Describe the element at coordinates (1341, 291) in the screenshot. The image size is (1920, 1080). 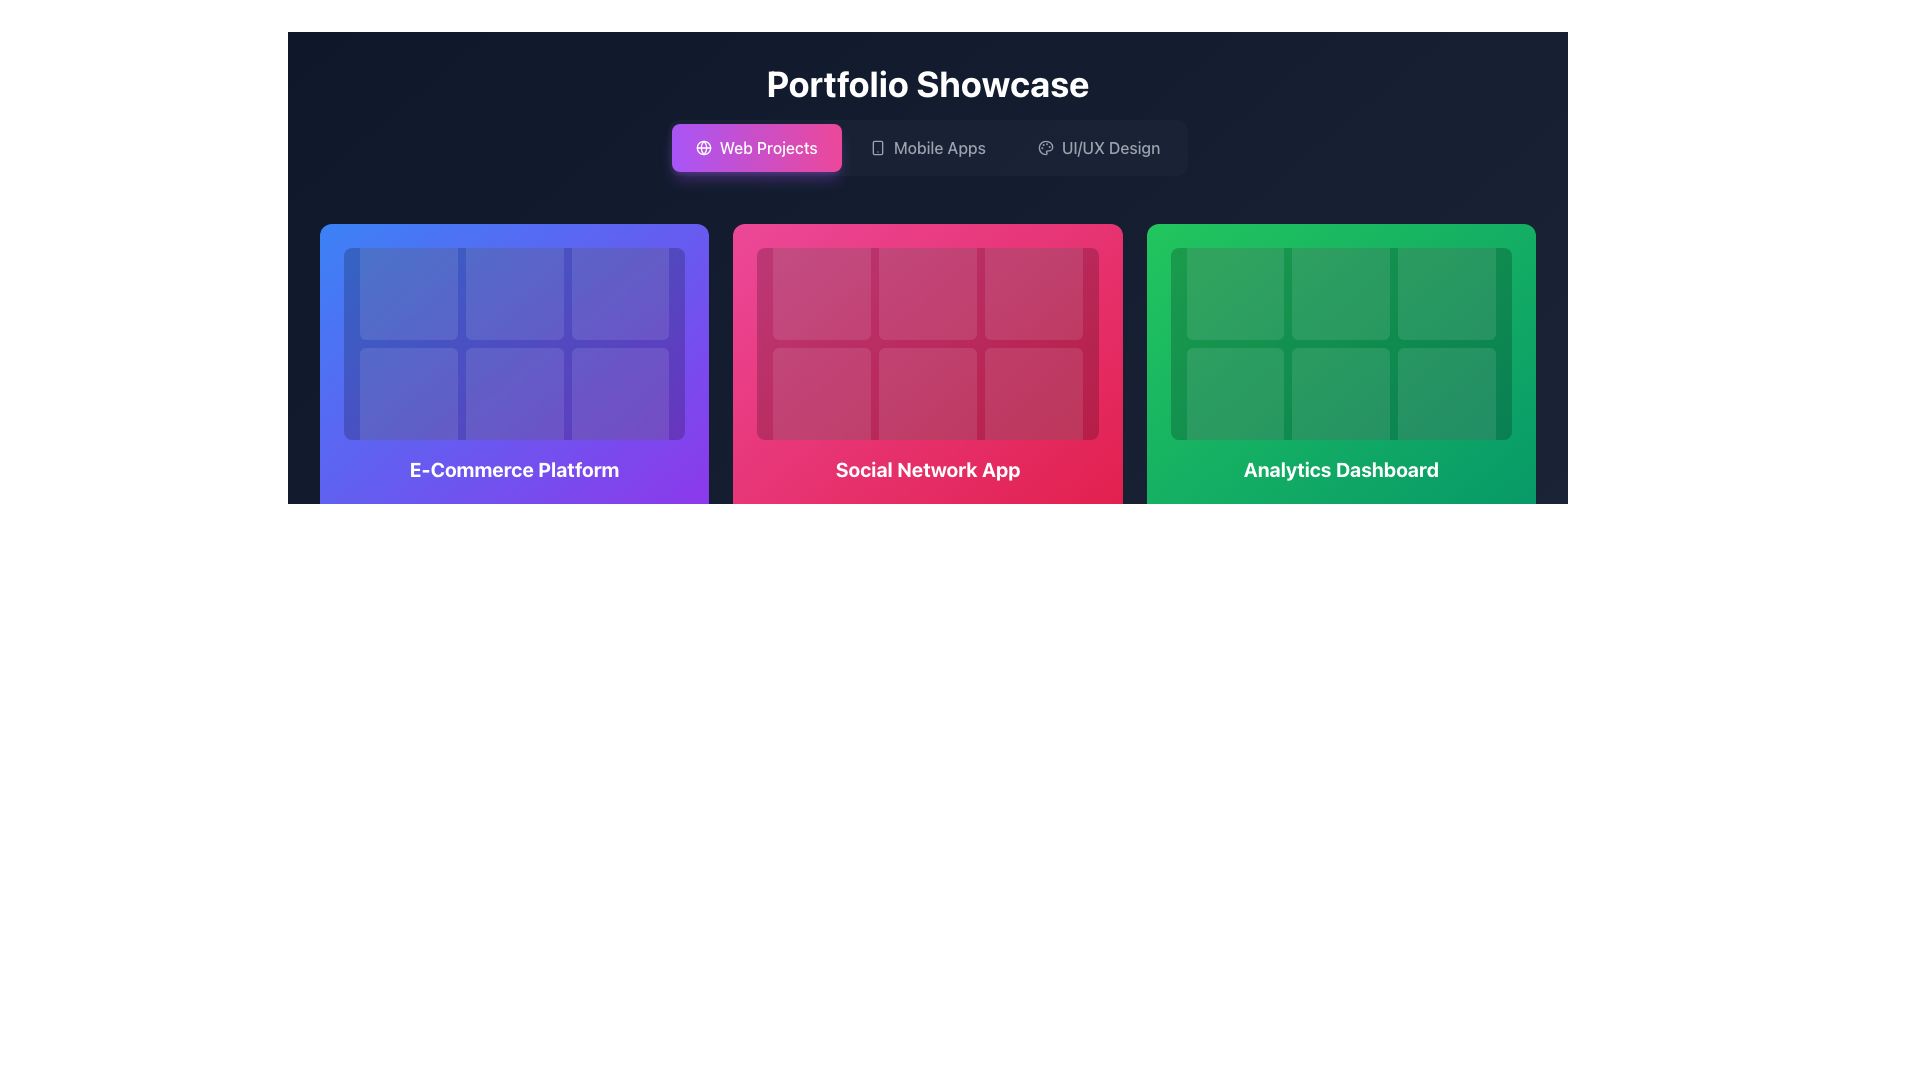
I see `the square-shaped visual placeholder or card-like UI element with a light green color and rounded corners located in the middle column of the first row of the 3x2 grid under the 'Analytics Dashboard' section` at that location.